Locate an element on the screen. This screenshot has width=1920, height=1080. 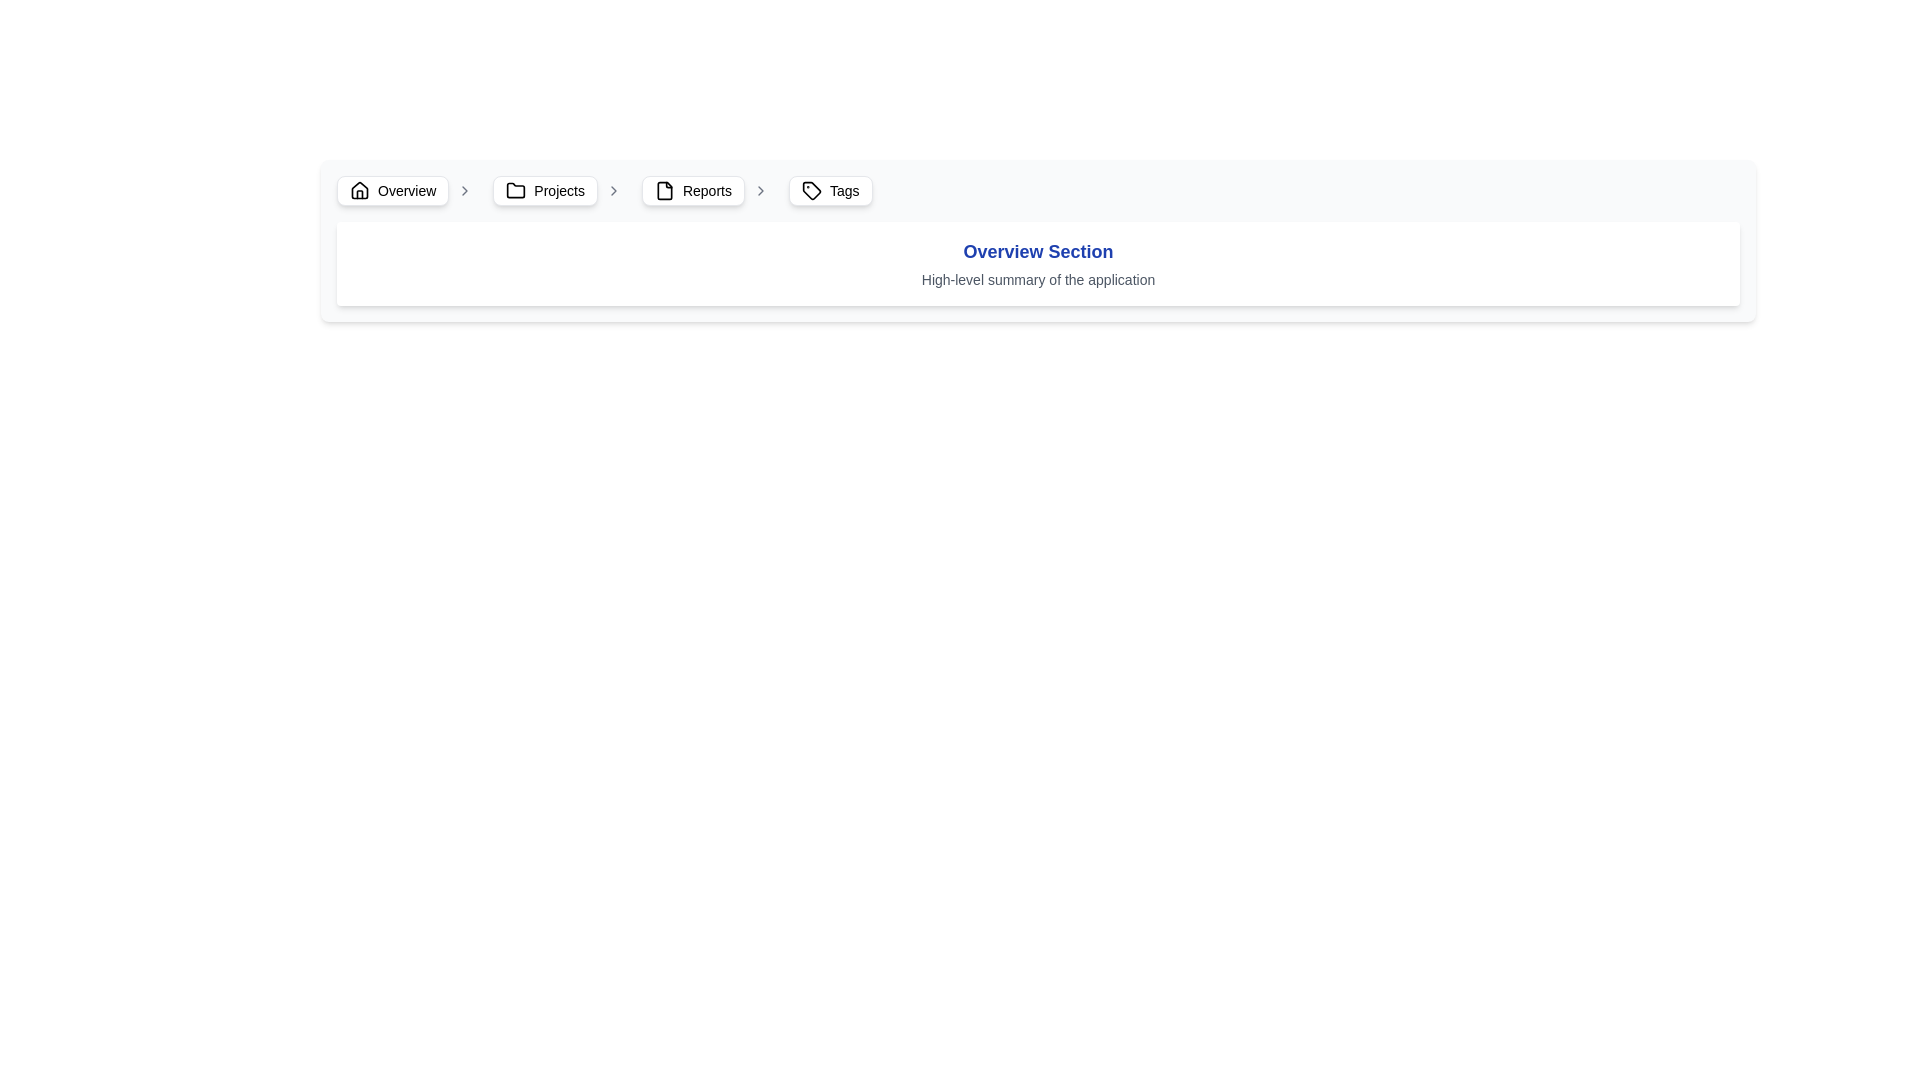
the house-shaped icon in the breadcrumb navigation bar is located at coordinates (360, 189).